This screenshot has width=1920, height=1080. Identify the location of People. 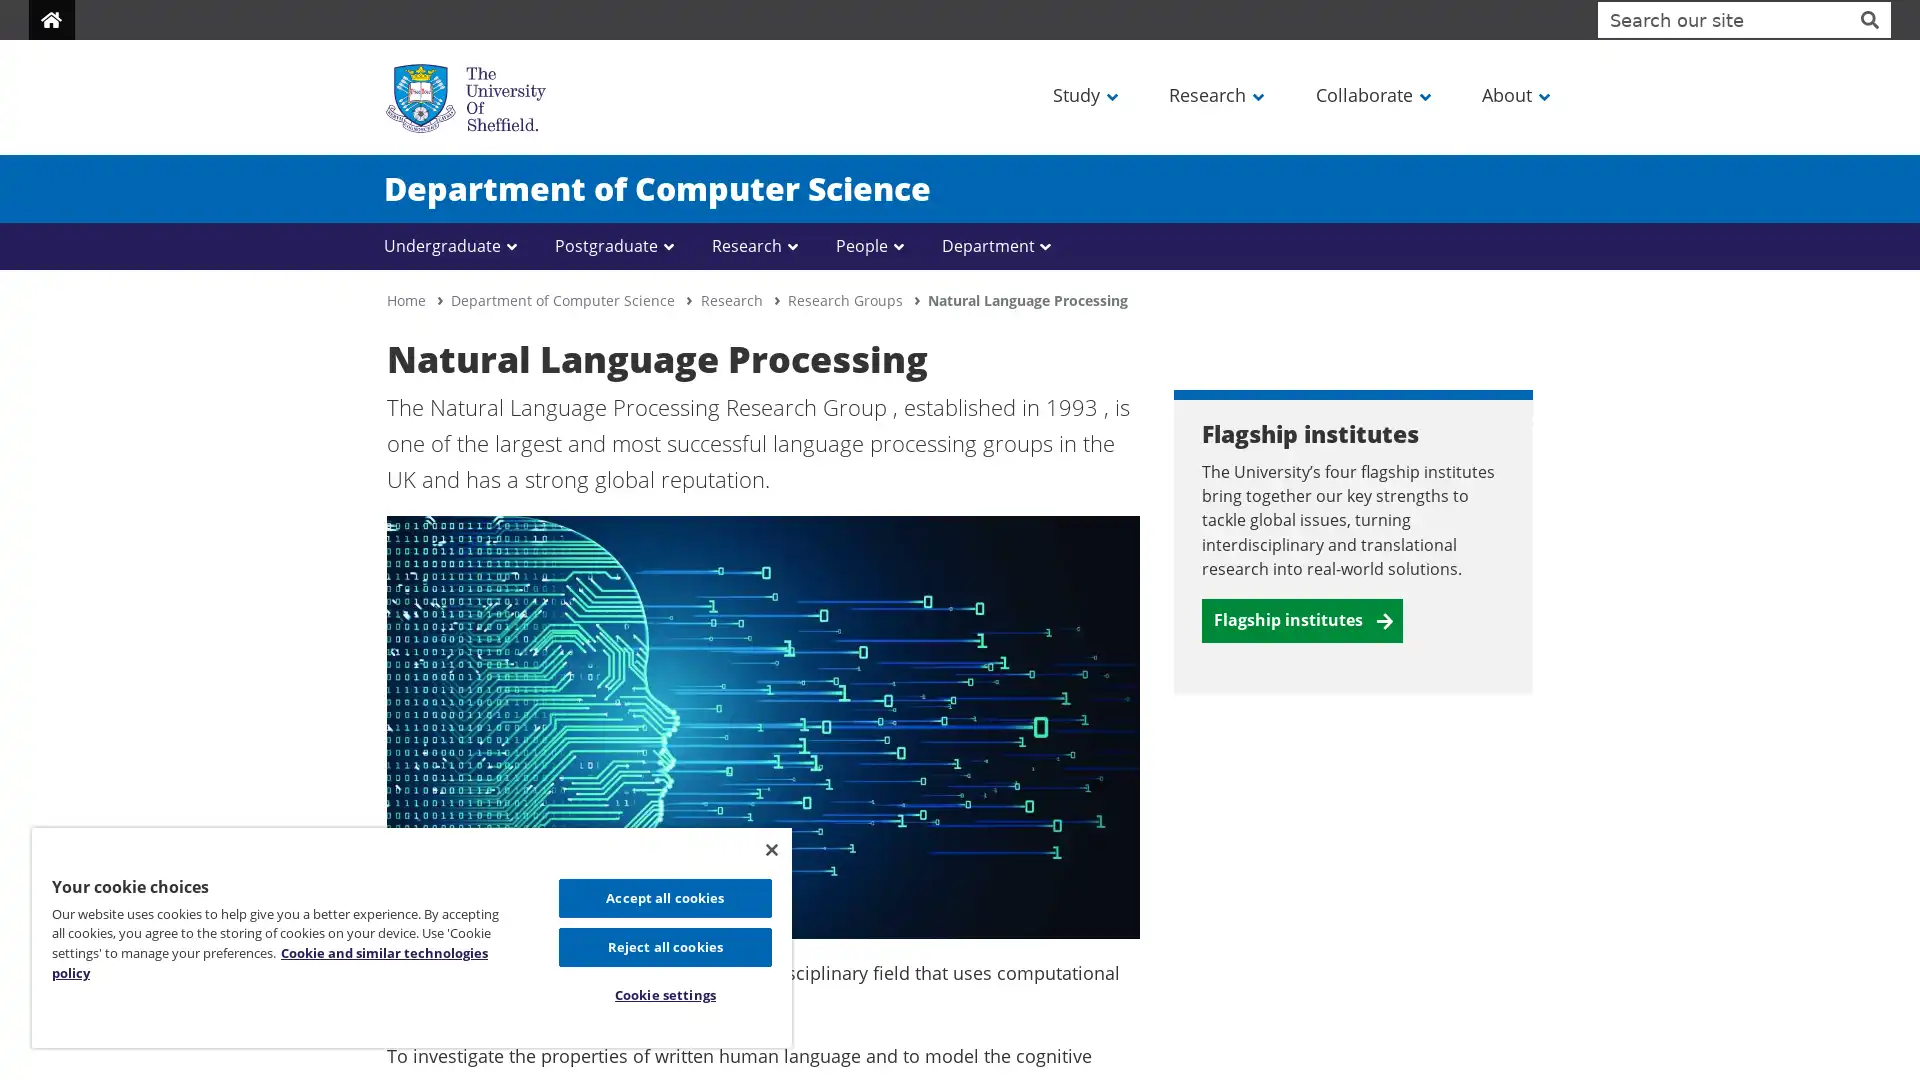
(873, 246).